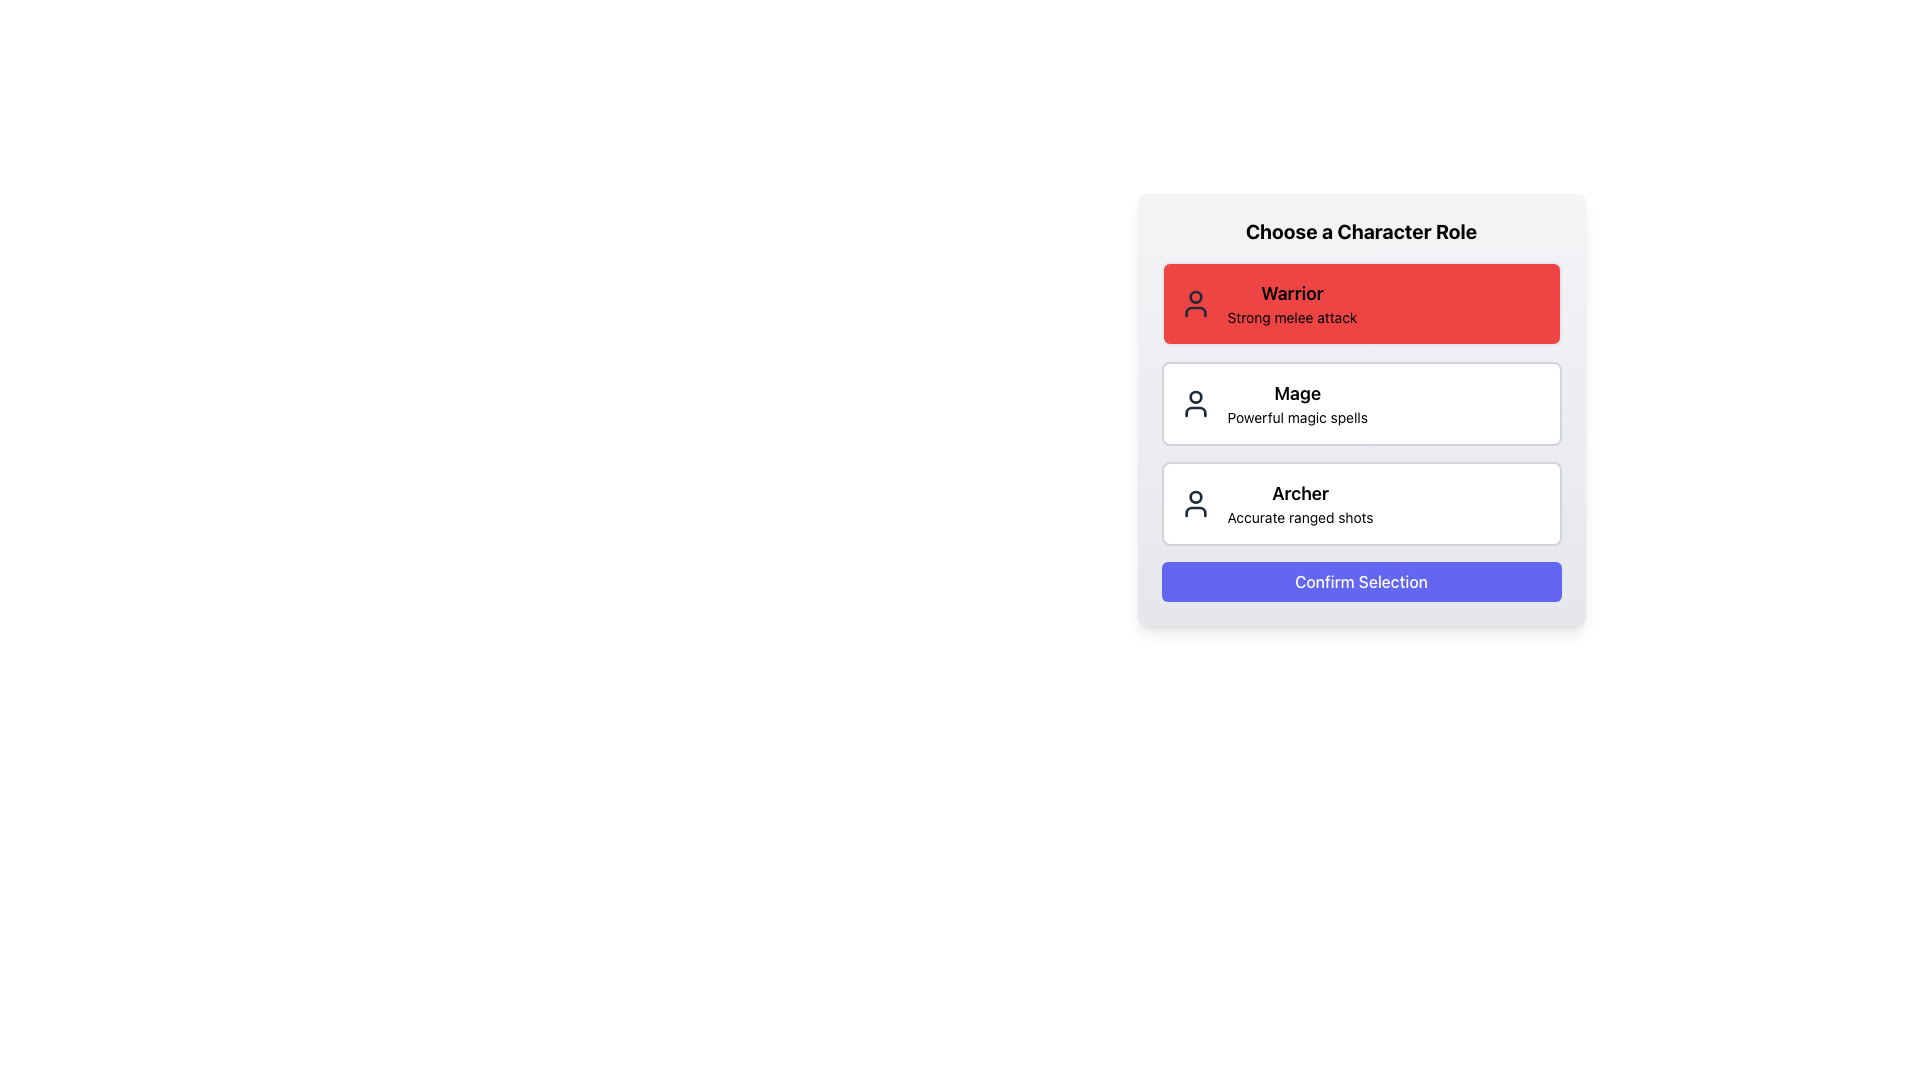 Image resolution: width=1920 pixels, height=1080 pixels. I want to click on the user icon representing the 'Mage' role in the character selection menu, which is styled with a circular head and shoulders, located inside the second card of three options, so click(1195, 404).